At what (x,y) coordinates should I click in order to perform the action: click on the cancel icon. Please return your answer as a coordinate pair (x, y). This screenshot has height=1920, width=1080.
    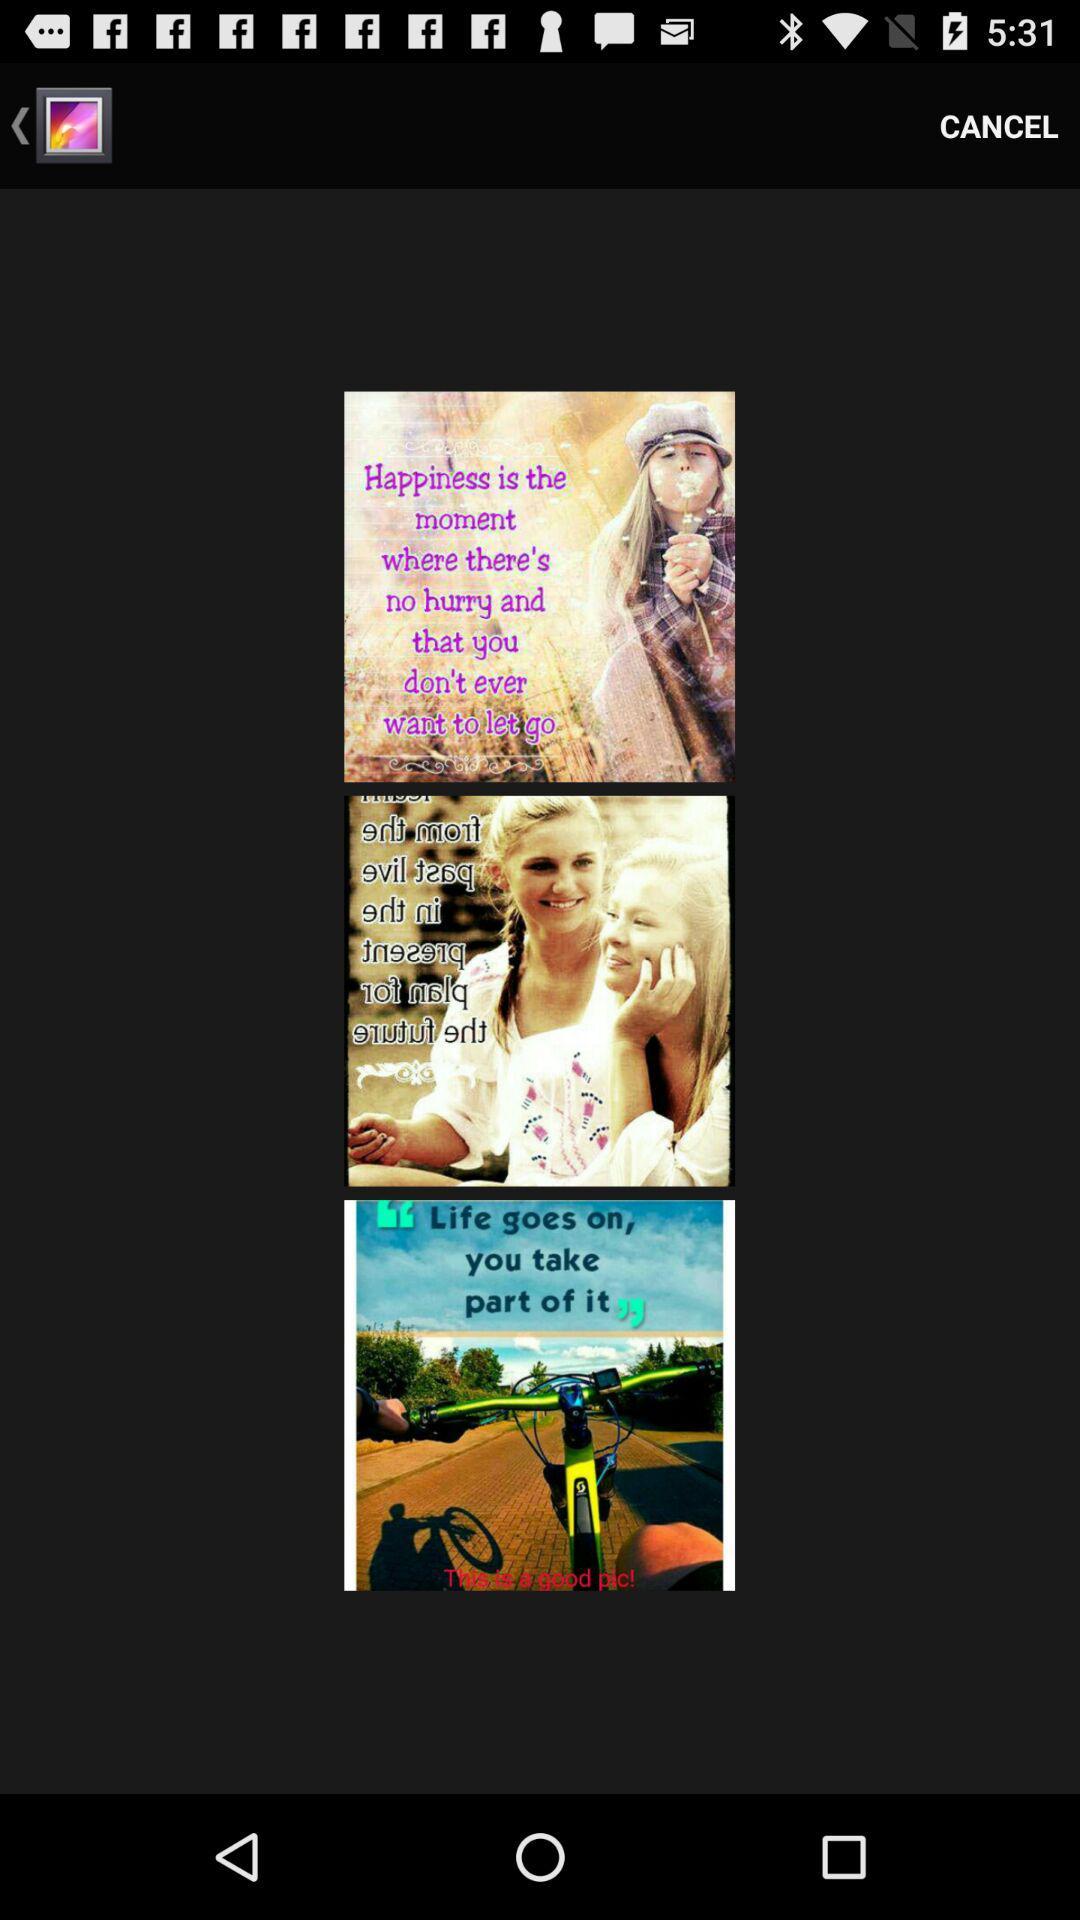
    Looking at the image, I should click on (999, 124).